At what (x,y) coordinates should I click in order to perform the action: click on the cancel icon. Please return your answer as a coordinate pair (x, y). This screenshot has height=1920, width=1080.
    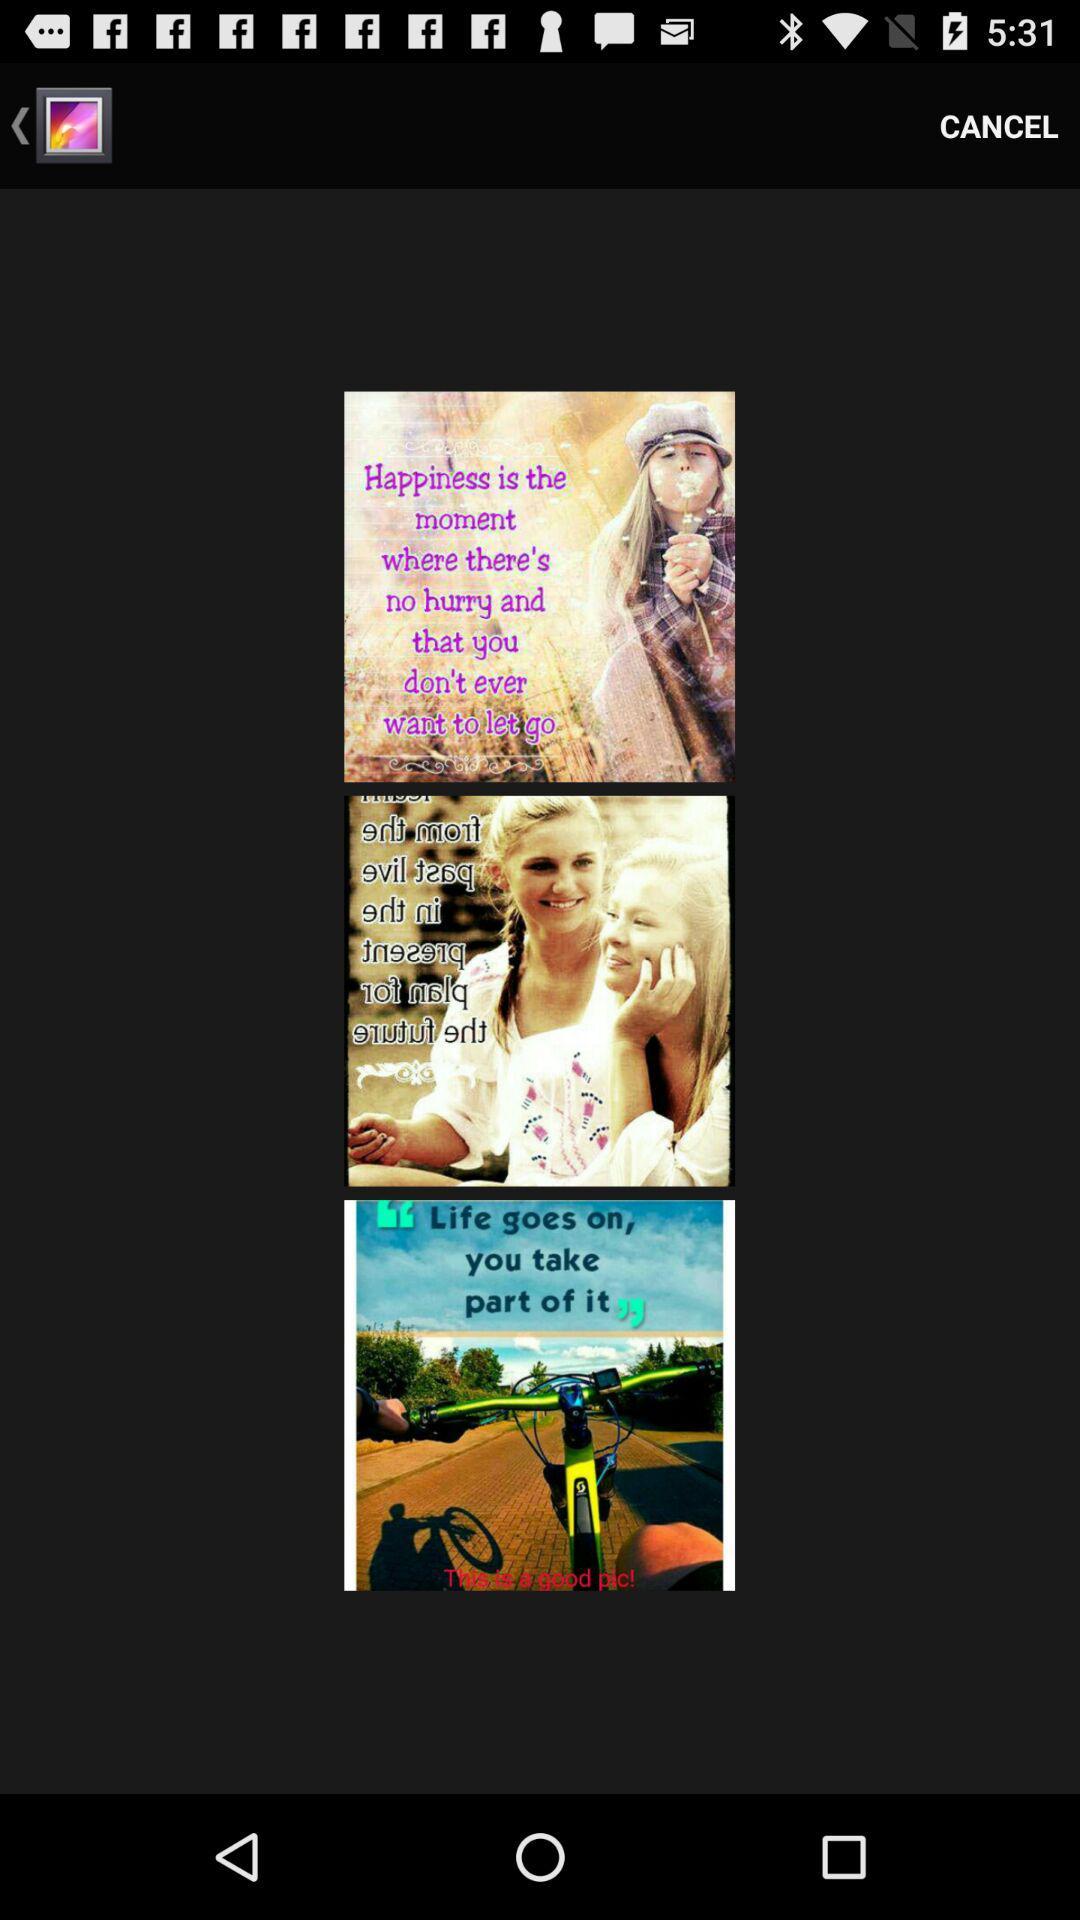
    Looking at the image, I should click on (999, 124).